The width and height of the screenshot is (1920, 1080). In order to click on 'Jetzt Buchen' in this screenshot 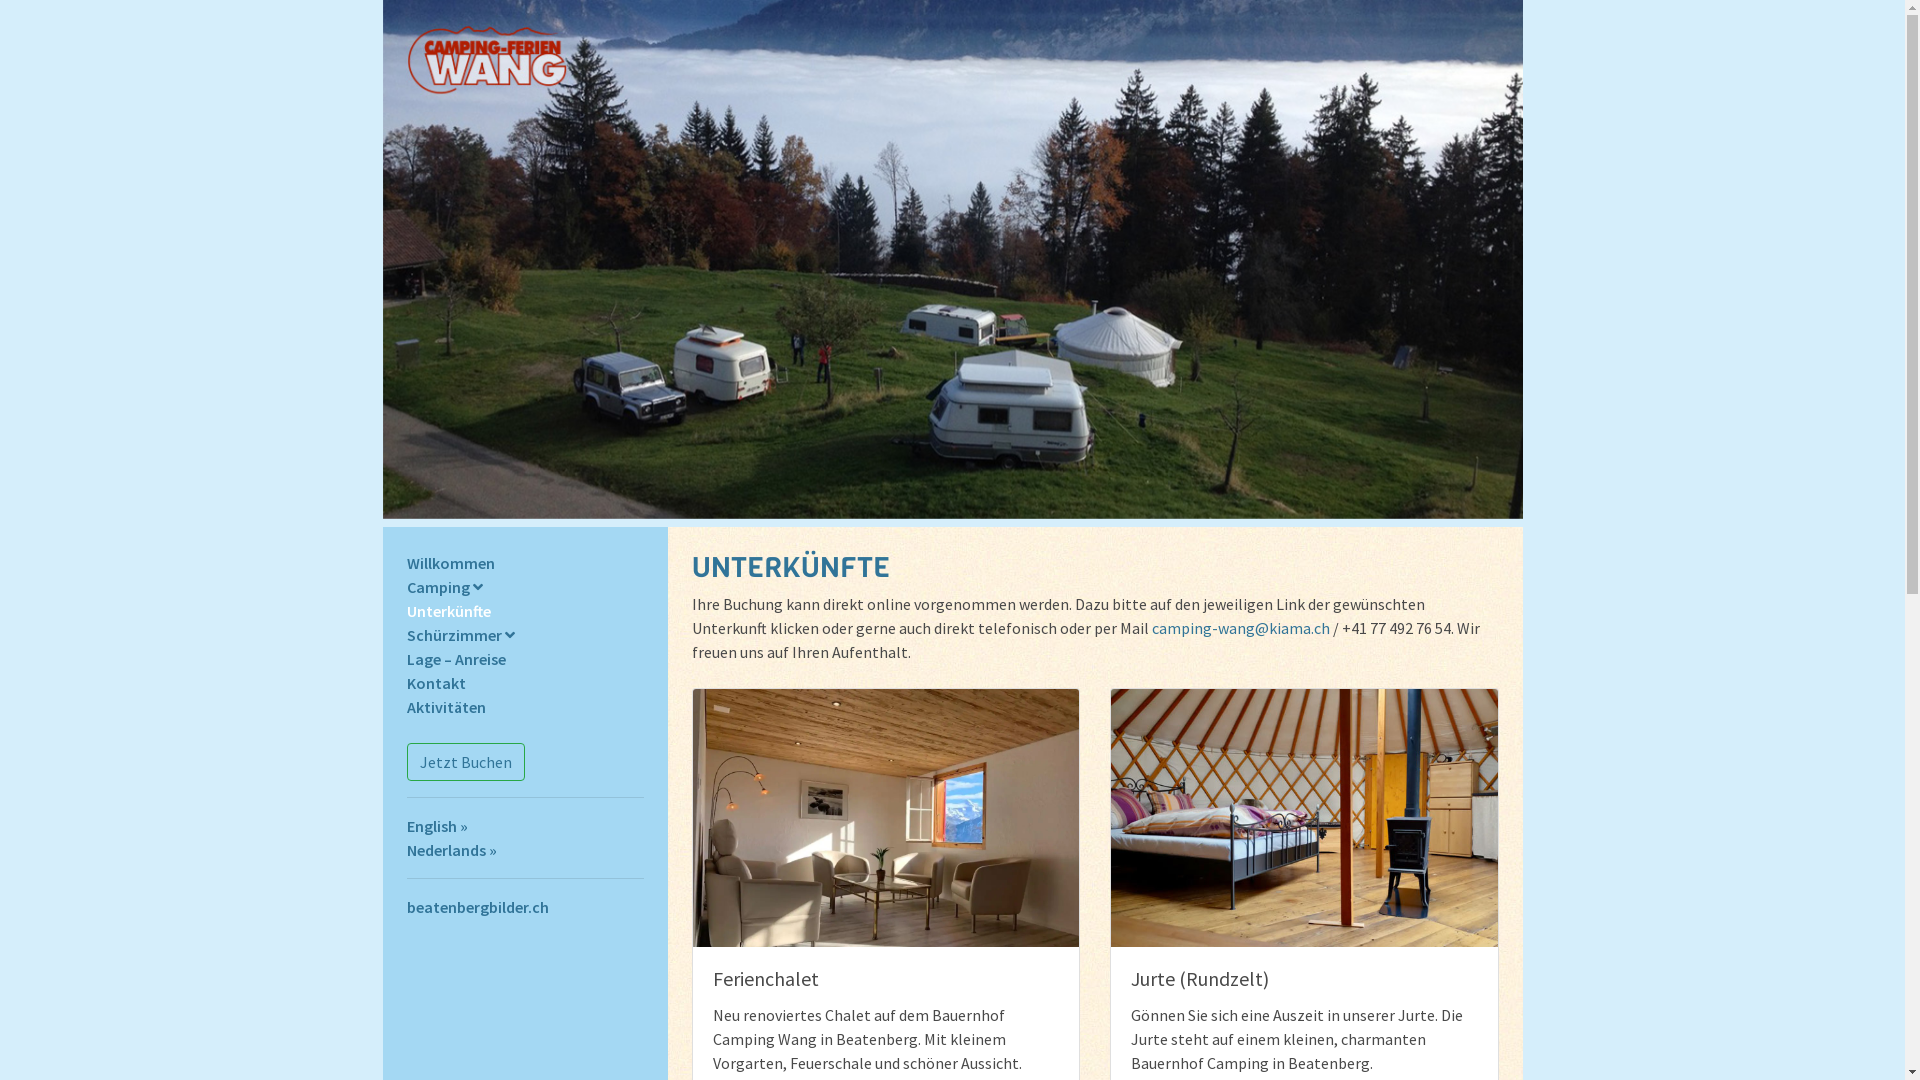, I will do `click(464, 762)`.